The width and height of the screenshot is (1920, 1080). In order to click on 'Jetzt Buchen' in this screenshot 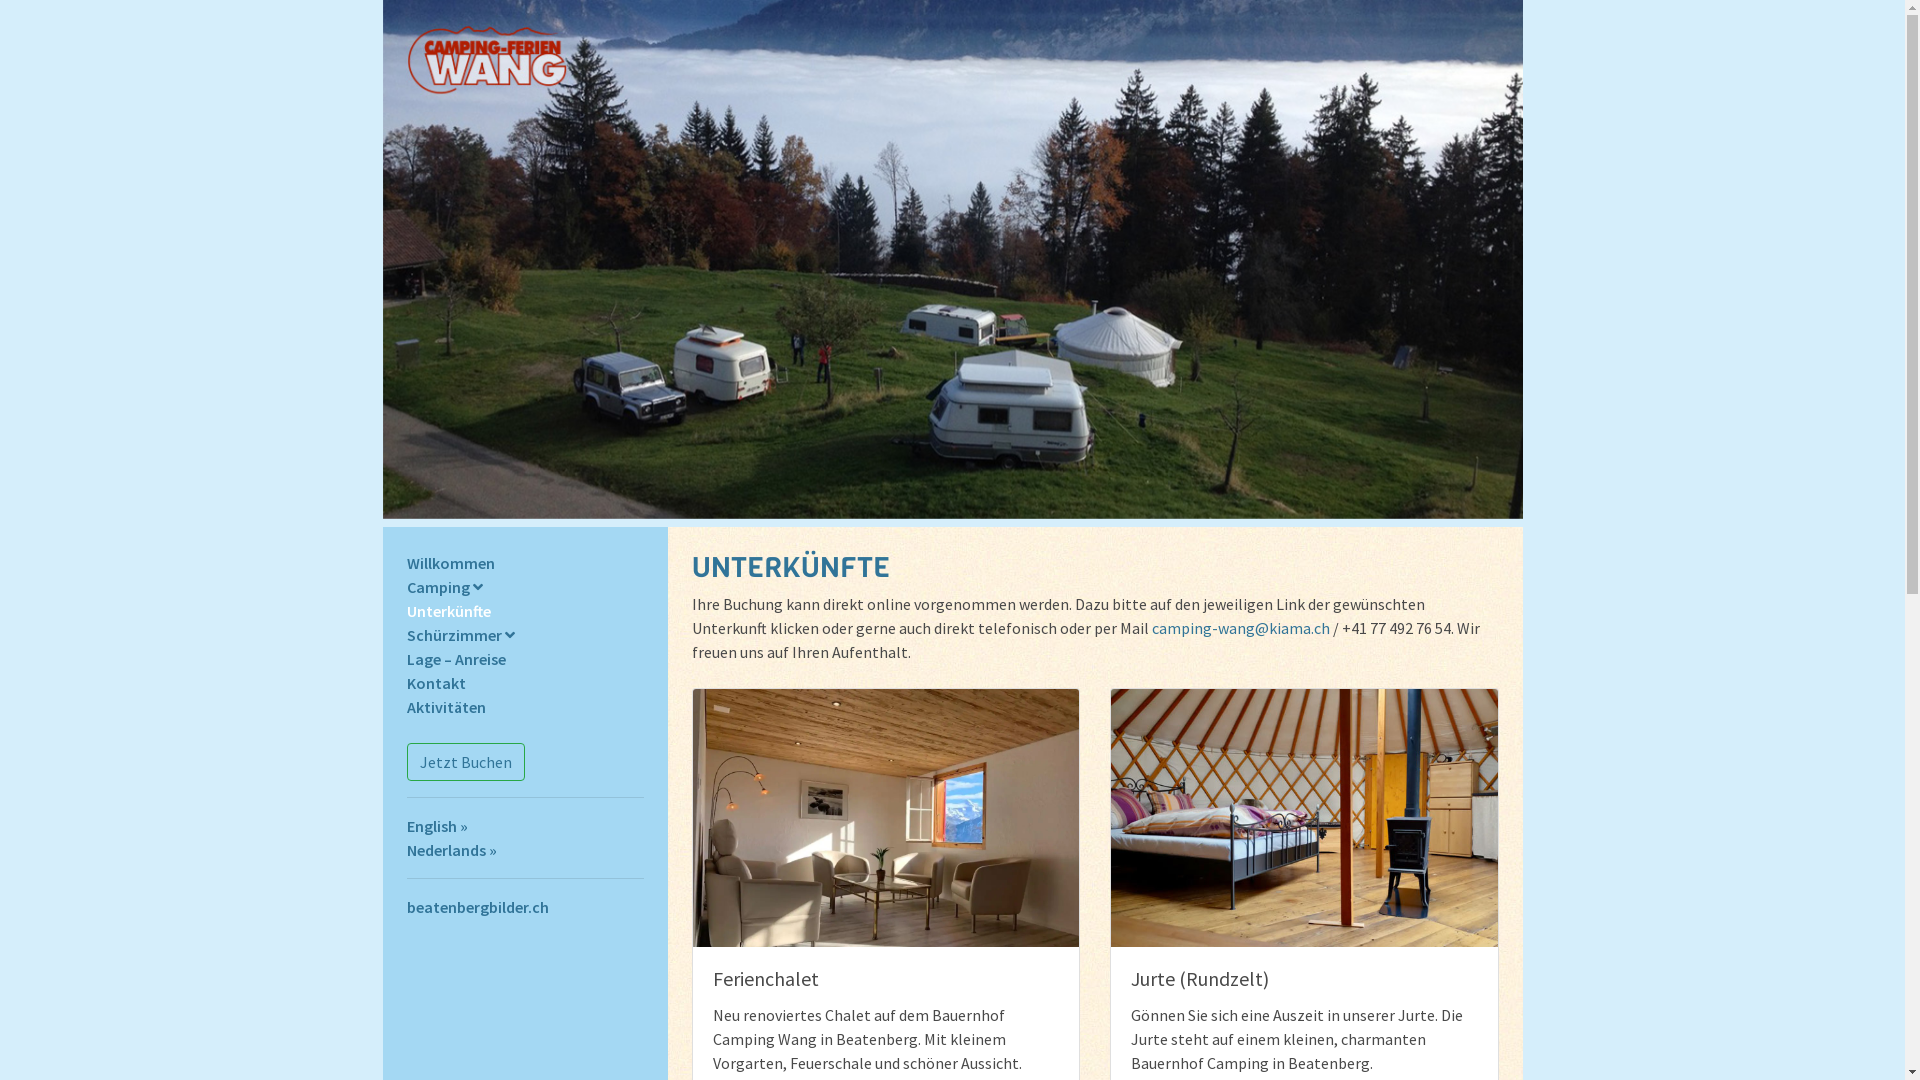, I will do `click(464, 762)`.